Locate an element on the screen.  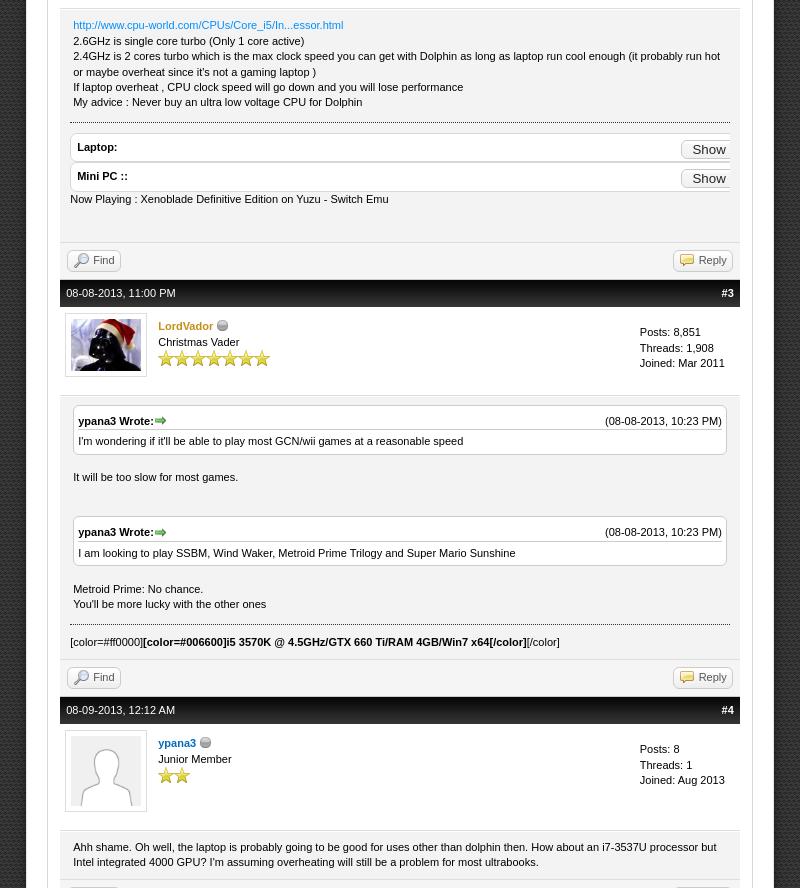
'2.4GHz is 2 cores turbo which is  the max clock speed you can get with Dolphin as long as laptop run cool enough (it probably run hot or maybe overheat since it's not a gaming laptop )' is located at coordinates (72, 62).